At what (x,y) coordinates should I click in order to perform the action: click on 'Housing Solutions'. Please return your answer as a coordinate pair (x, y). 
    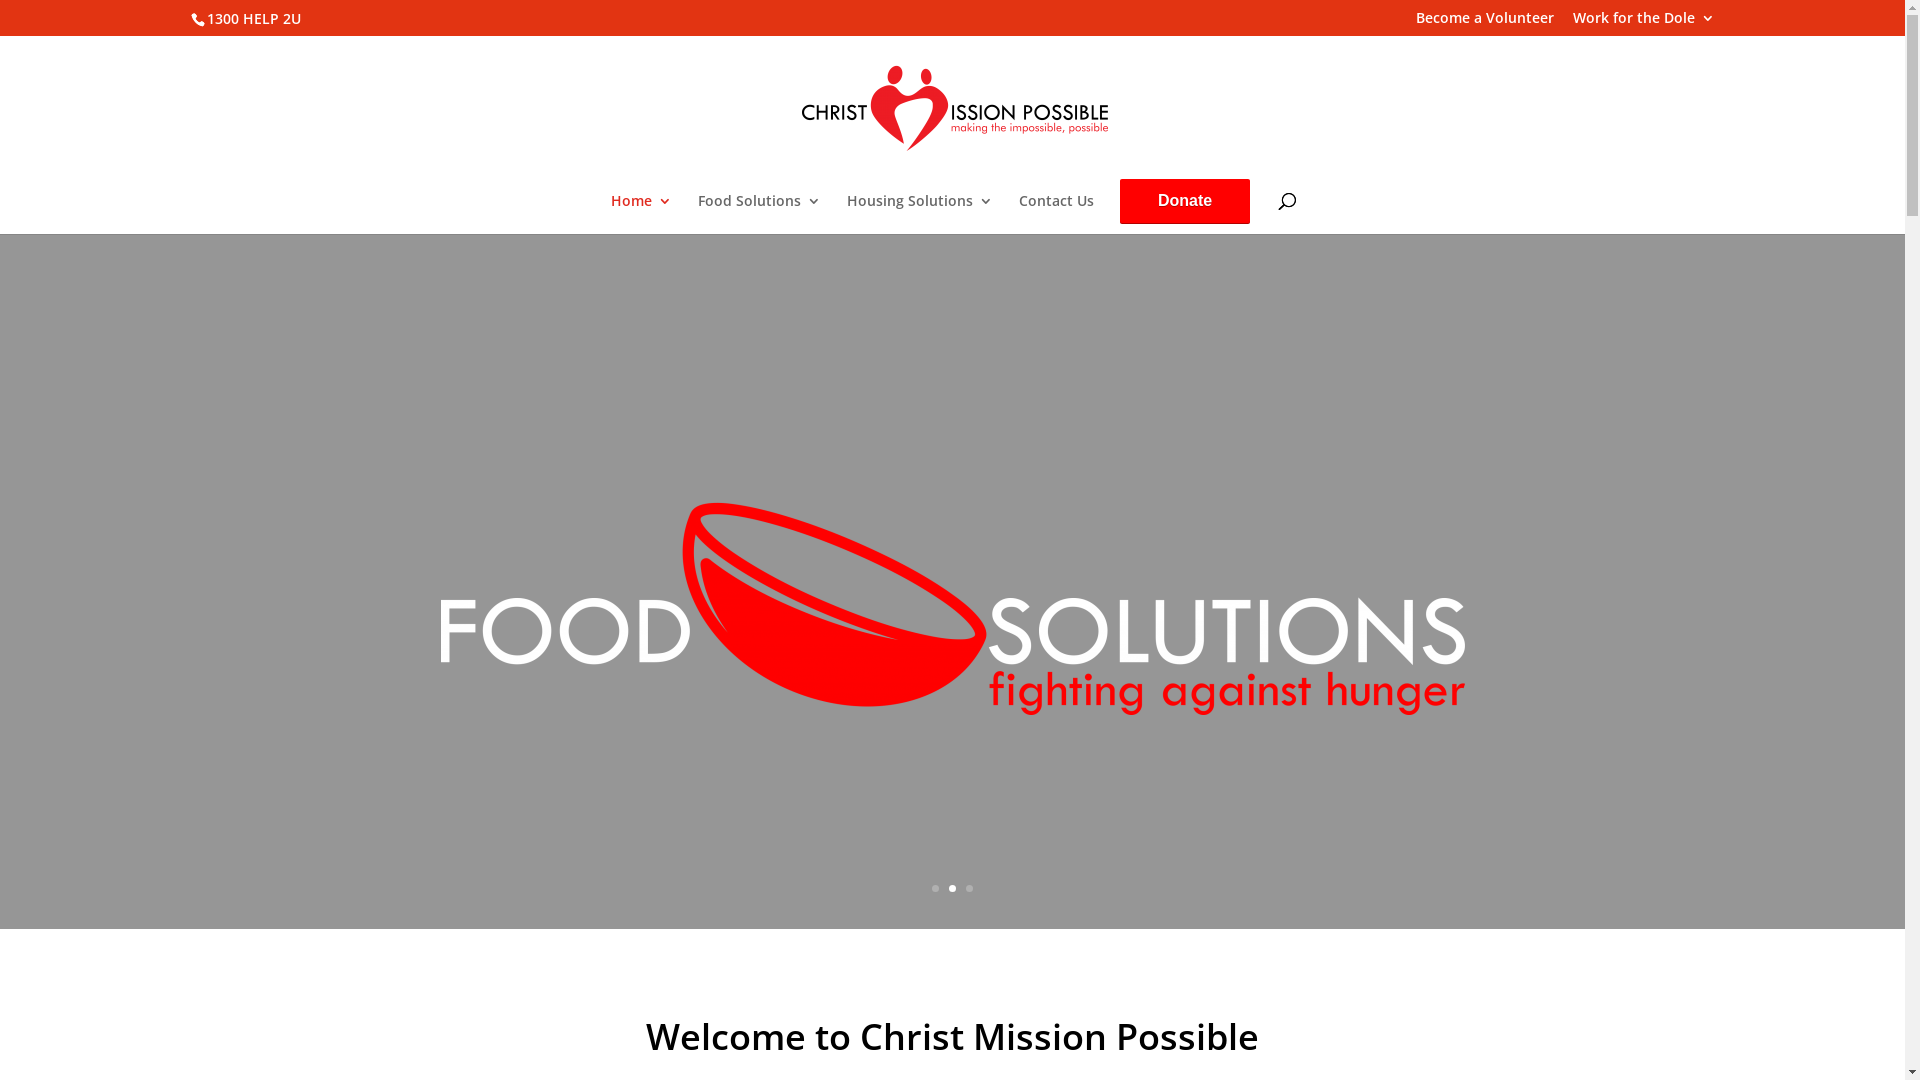
    Looking at the image, I should click on (919, 213).